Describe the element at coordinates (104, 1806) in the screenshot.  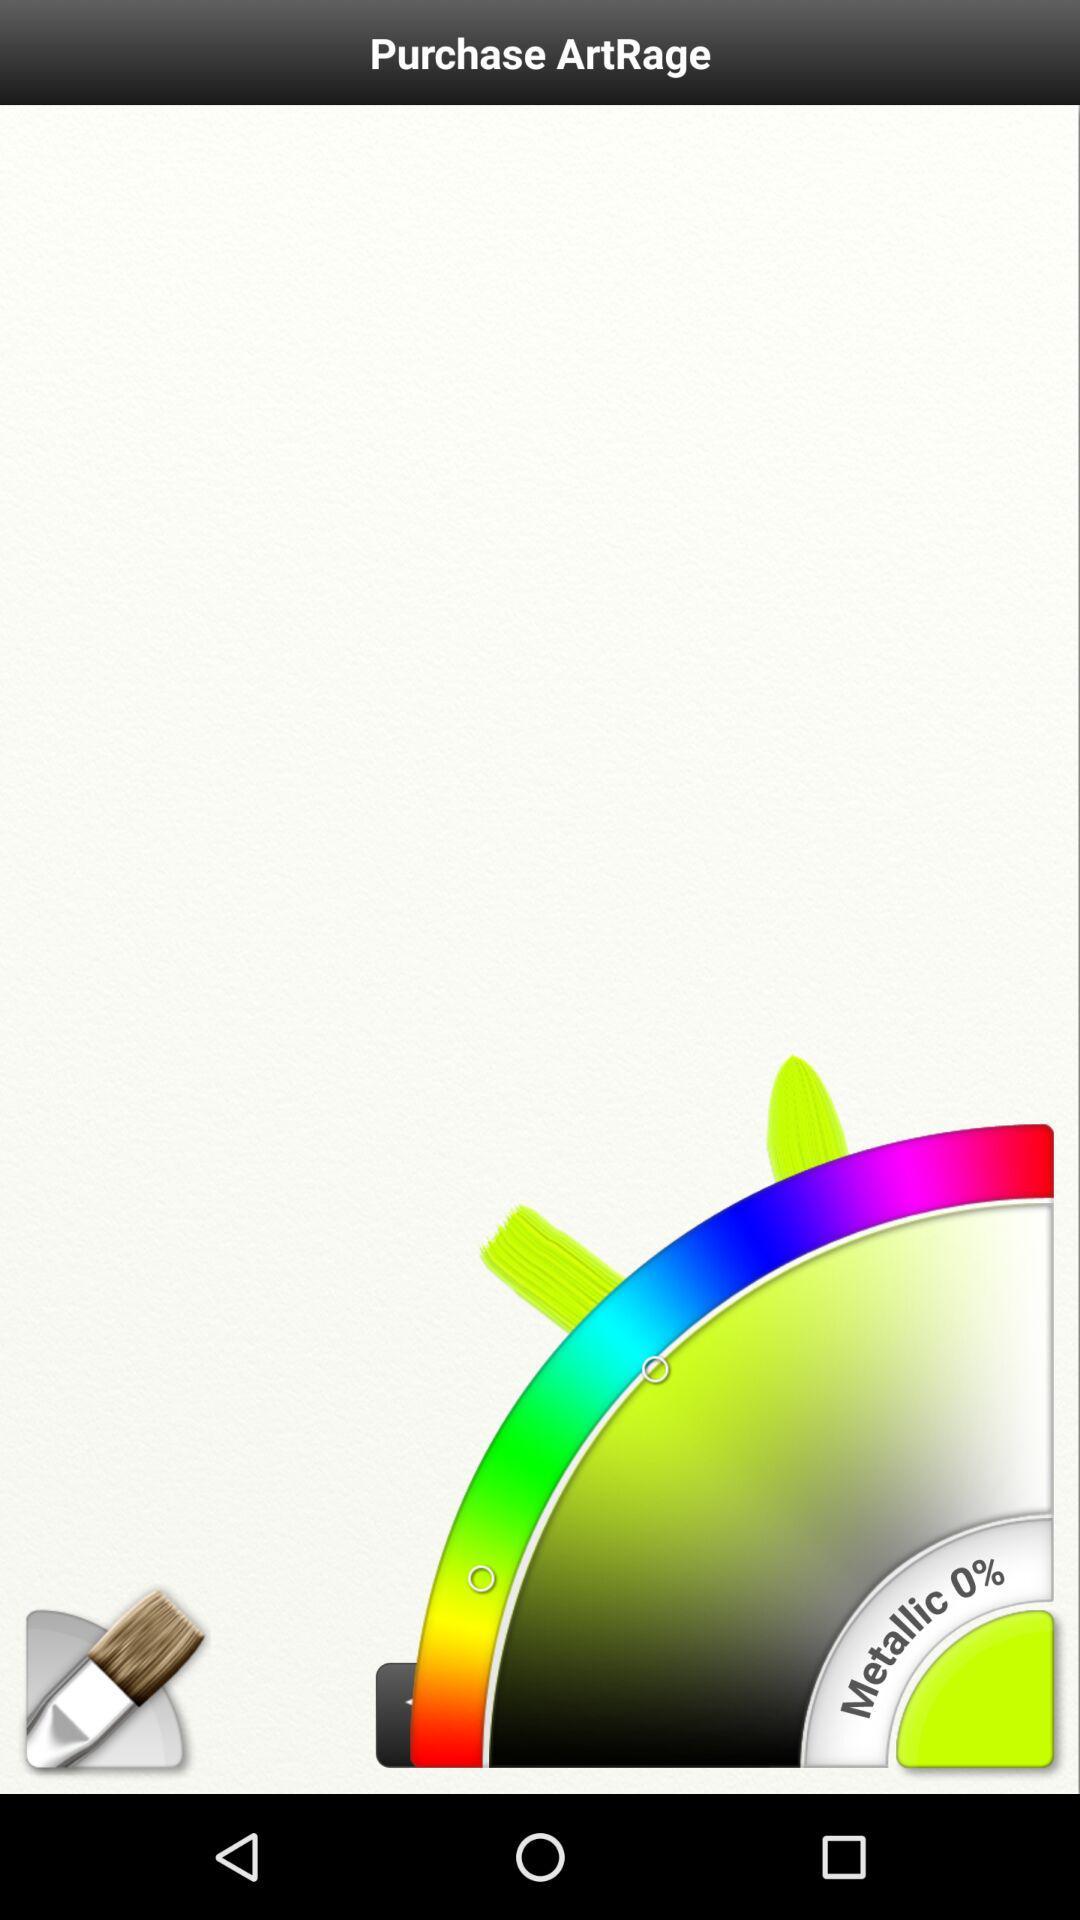
I see `the edit icon` at that location.